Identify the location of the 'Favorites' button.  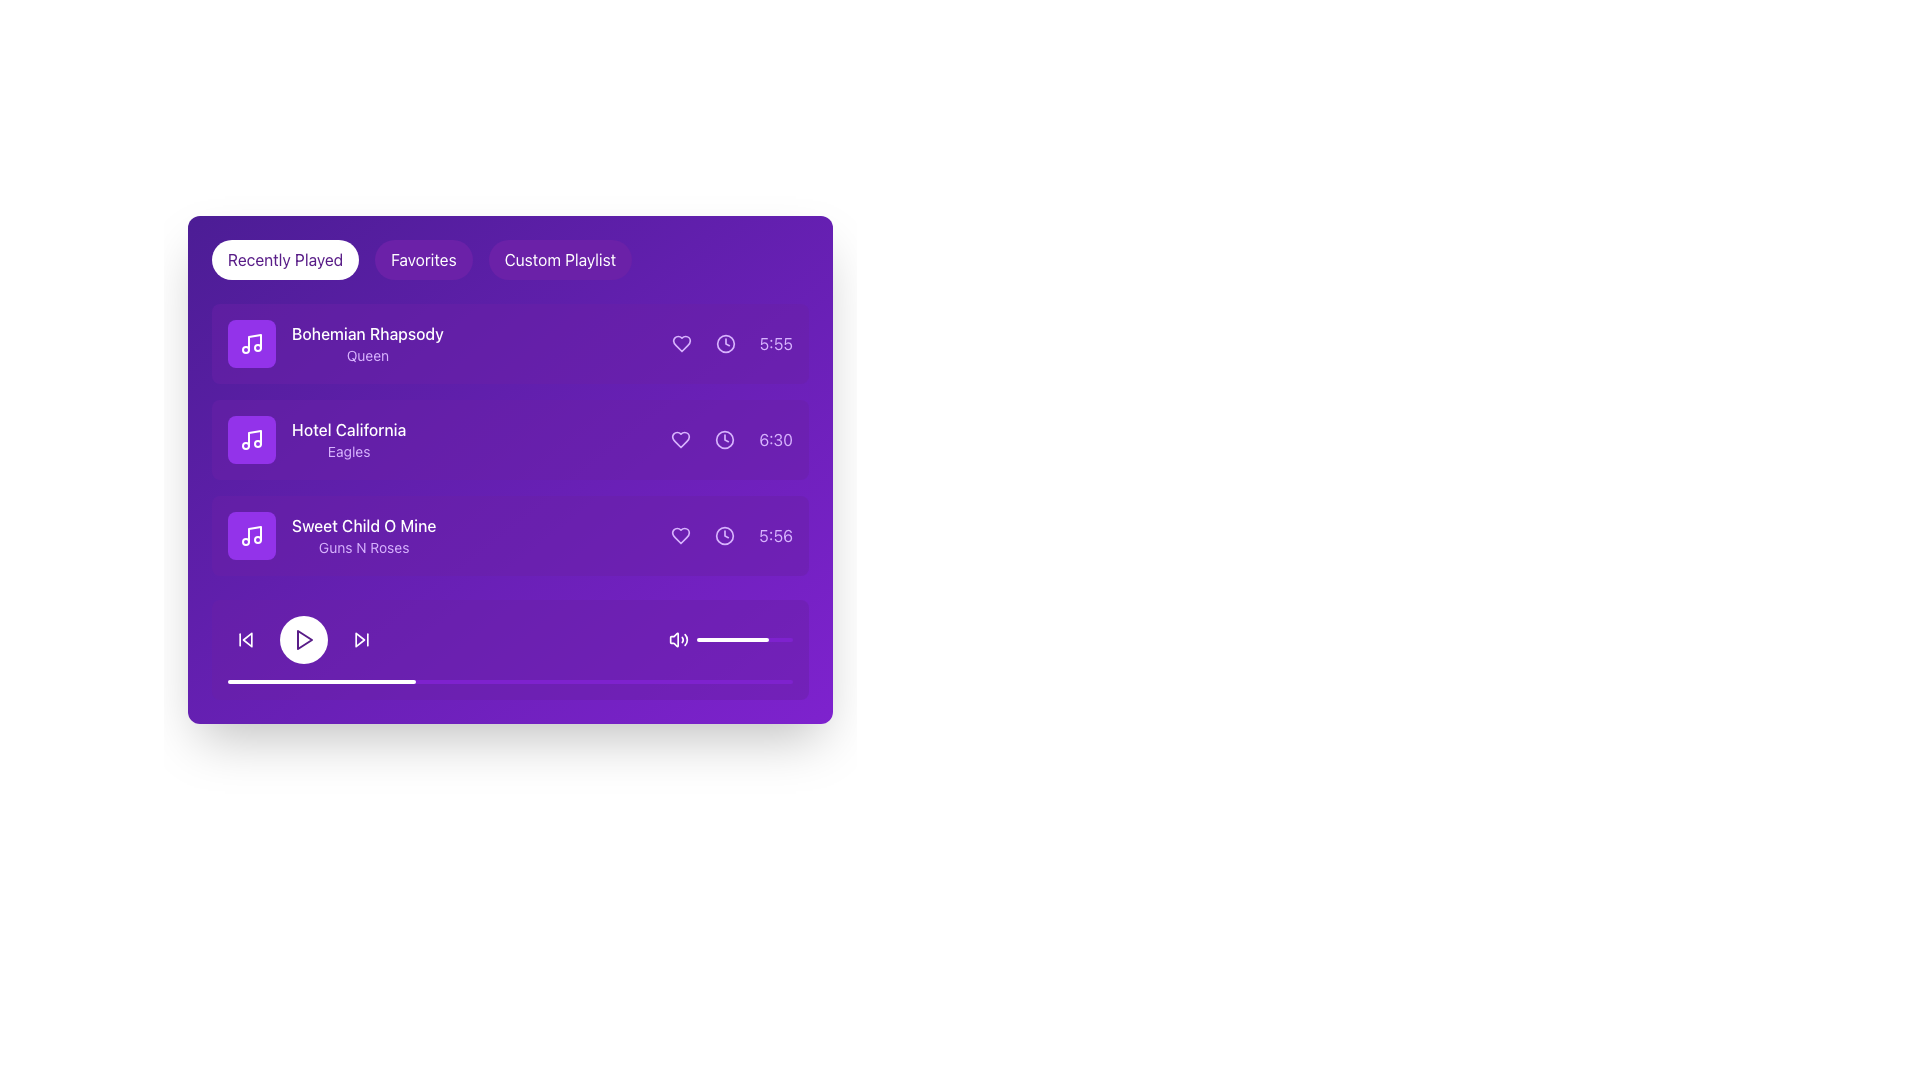
(422, 258).